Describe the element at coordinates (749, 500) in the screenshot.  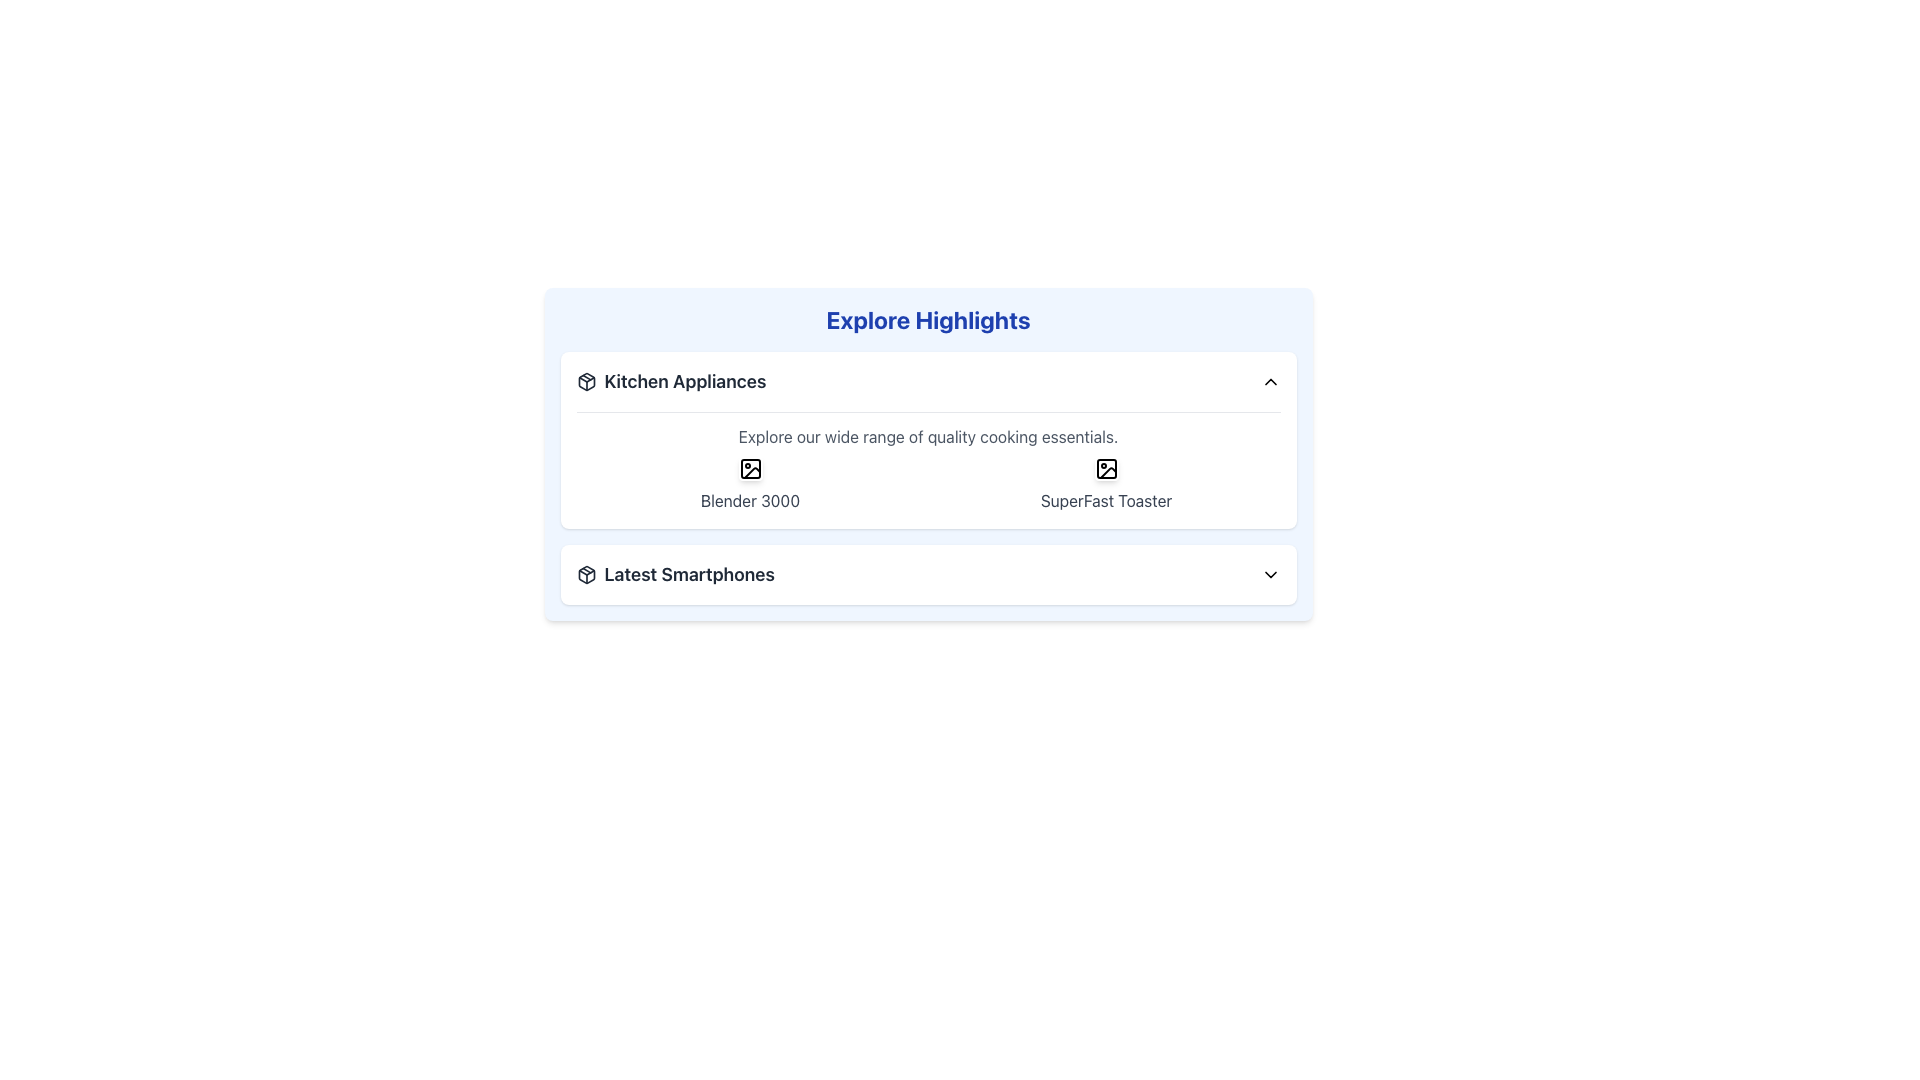
I see `the text label displaying 'Blender 3000', which is centrally aligned in a card layout under the 'Kitchen Appliances' heading` at that location.